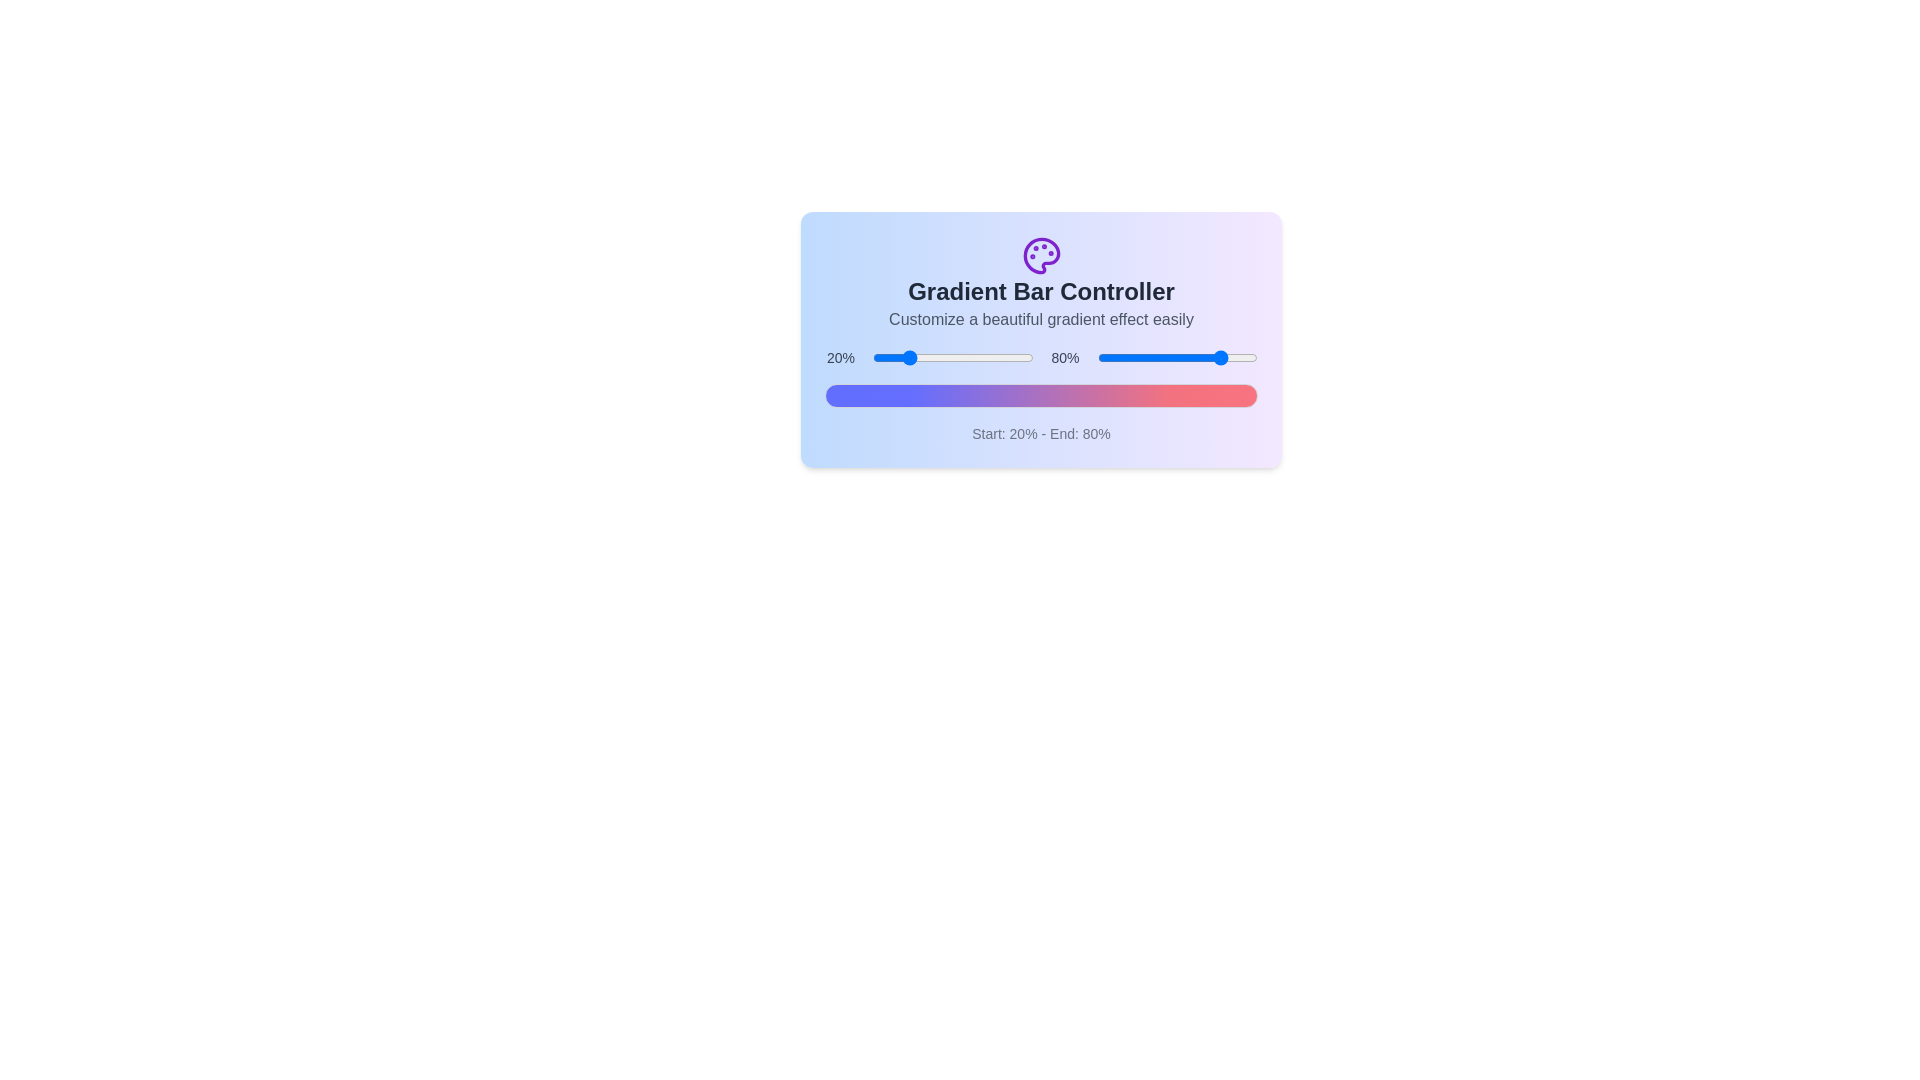  I want to click on the start percentage slider to 82%, so click(1004, 357).